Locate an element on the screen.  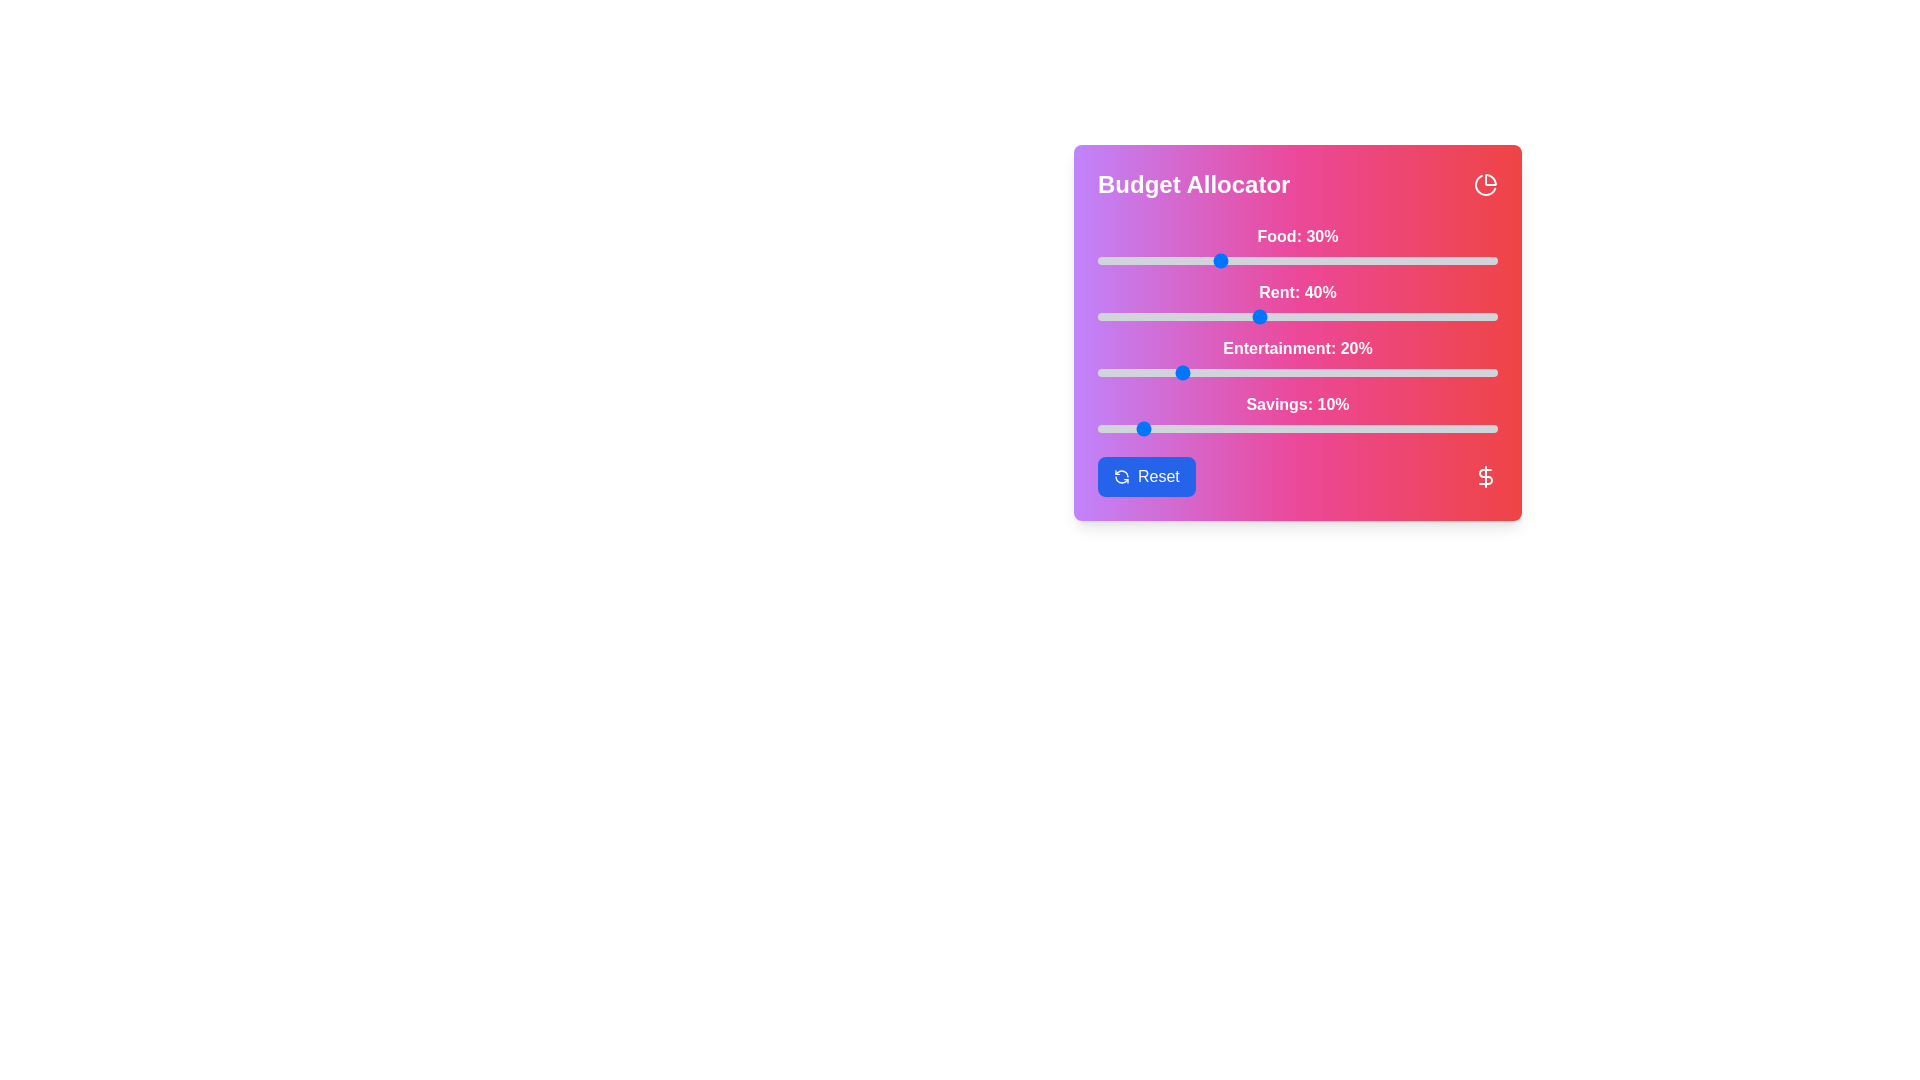
'Food' slider is located at coordinates (1150, 260).